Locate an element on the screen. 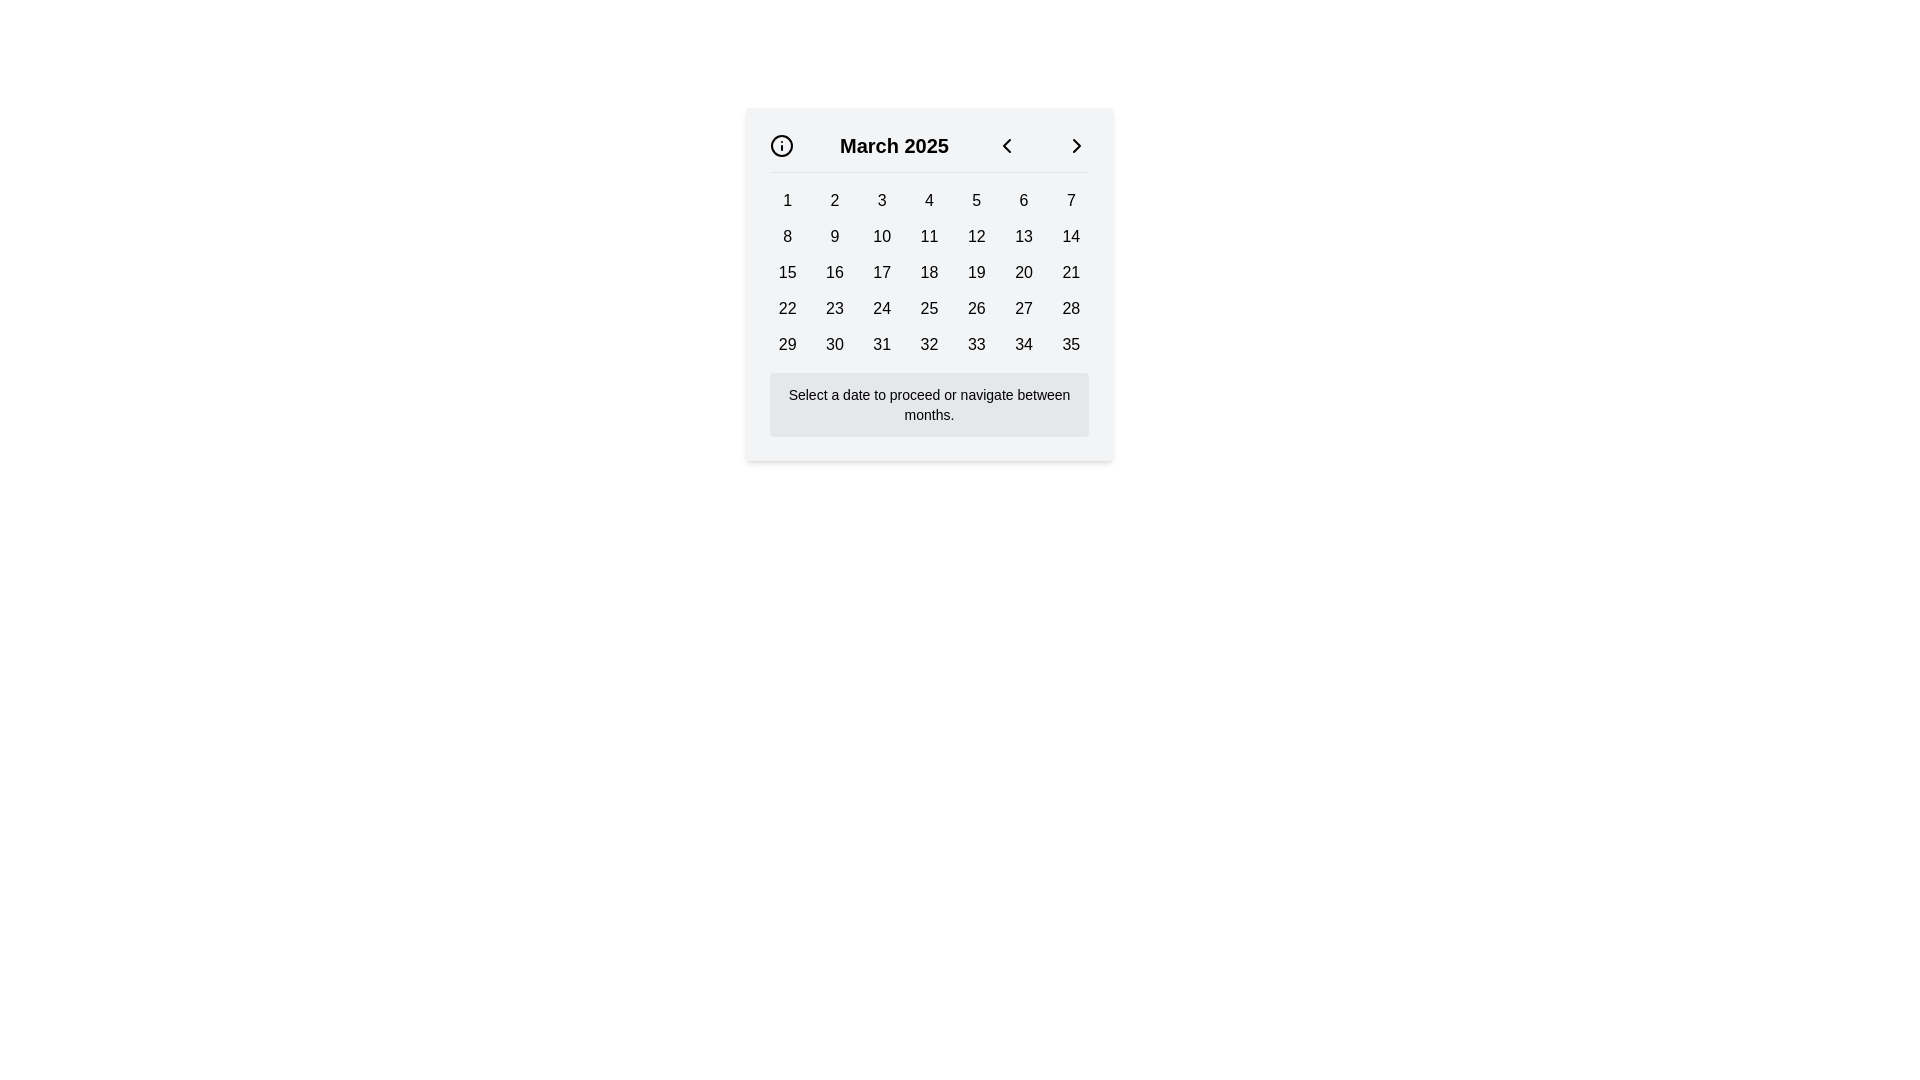 This screenshot has height=1080, width=1920. the button representing the 24th day of the month in the calendar interface to focus on it is located at coordinates (881, 308).